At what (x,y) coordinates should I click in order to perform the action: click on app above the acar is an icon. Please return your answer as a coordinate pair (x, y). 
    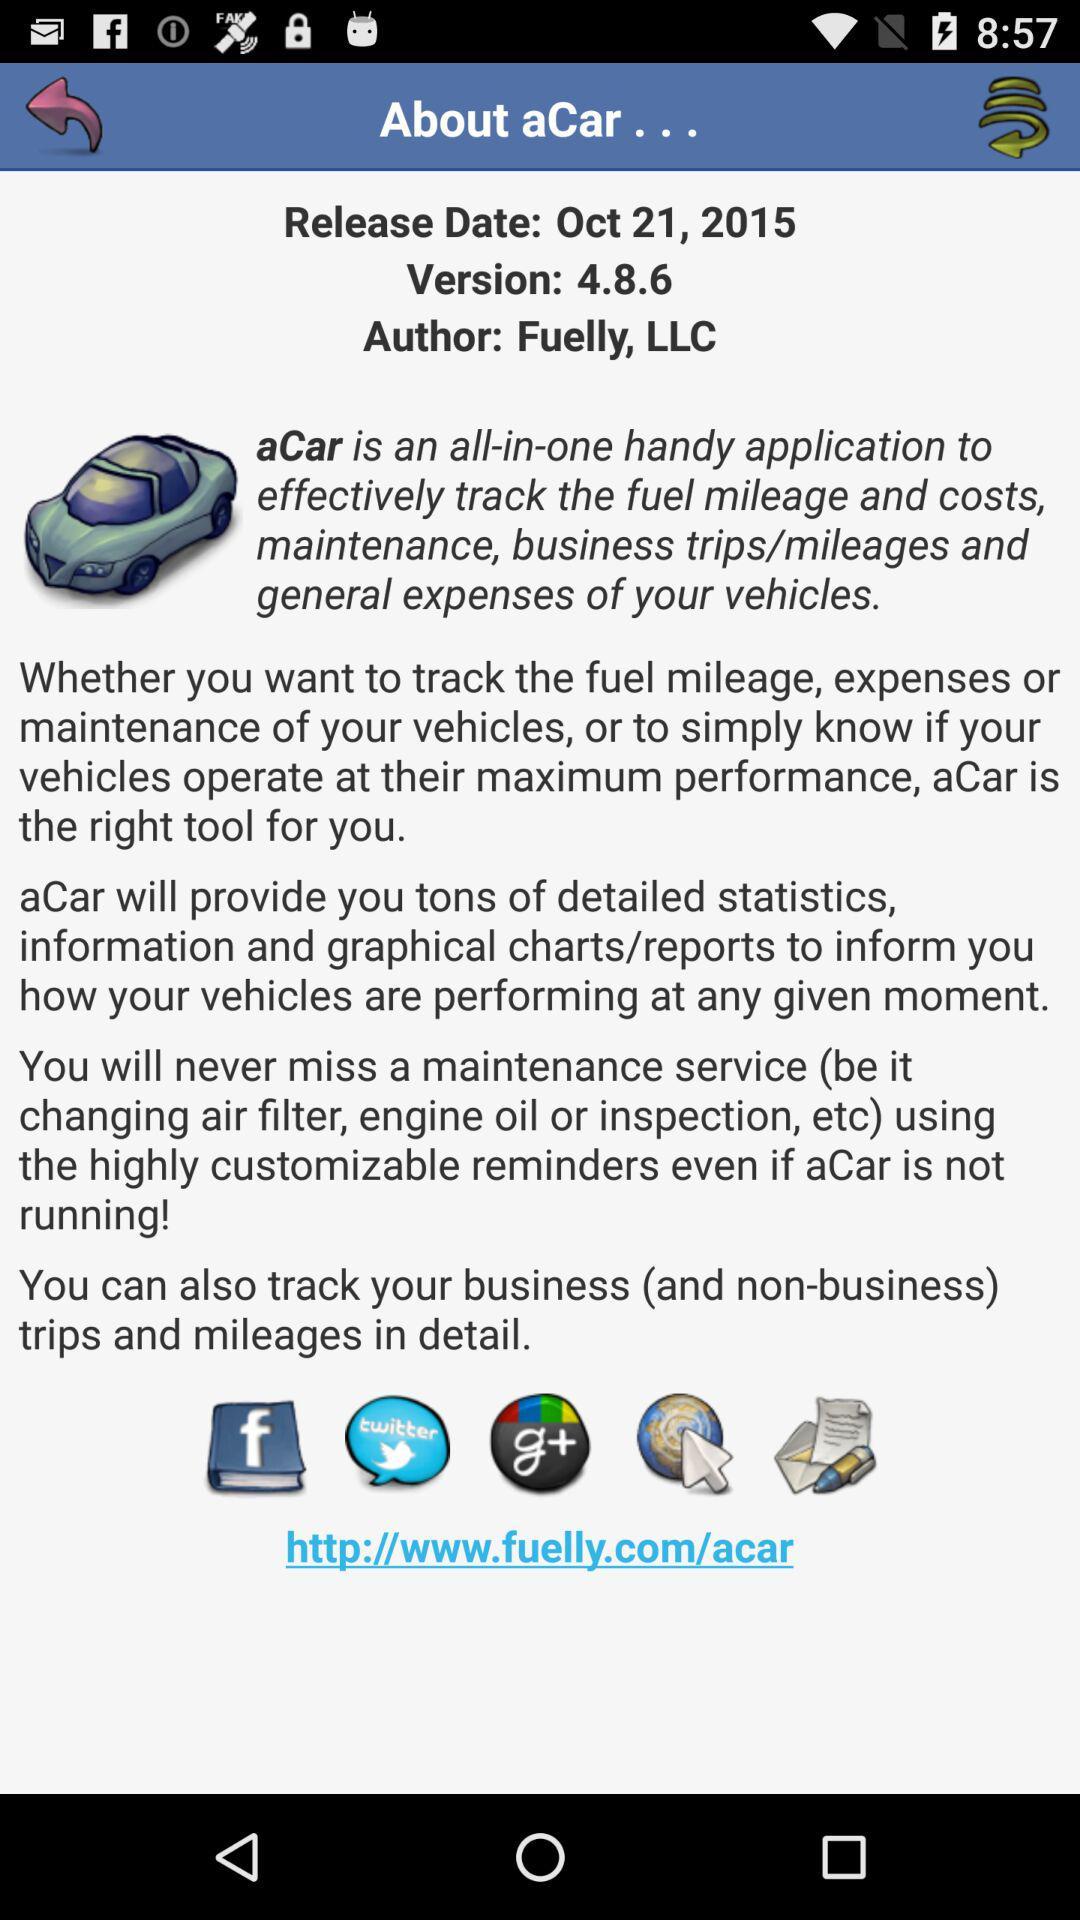
    Looking at the image, I should click on (64, 117).